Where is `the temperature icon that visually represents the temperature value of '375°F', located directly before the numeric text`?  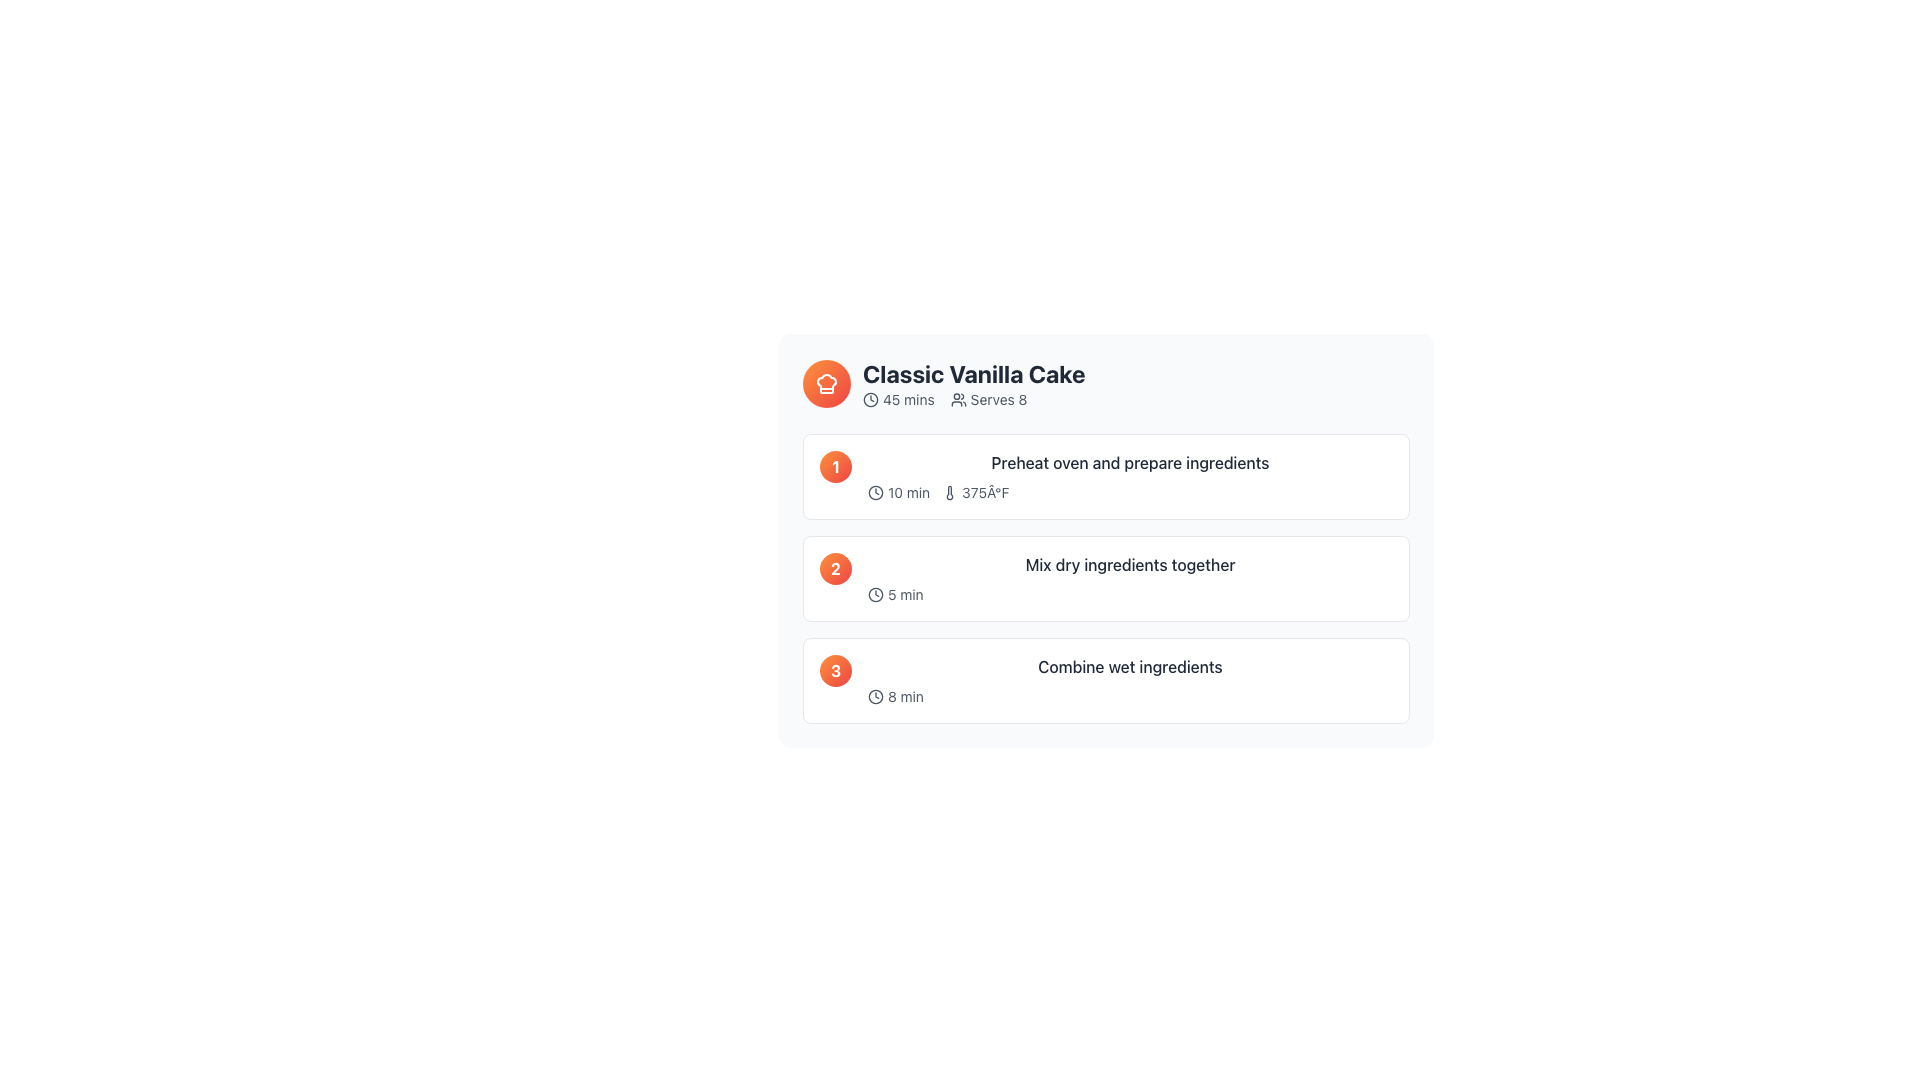
the temperature icon that visually represents the temperature value of '375°F', located directly before the numeric text is located at coordinates (949, 493).